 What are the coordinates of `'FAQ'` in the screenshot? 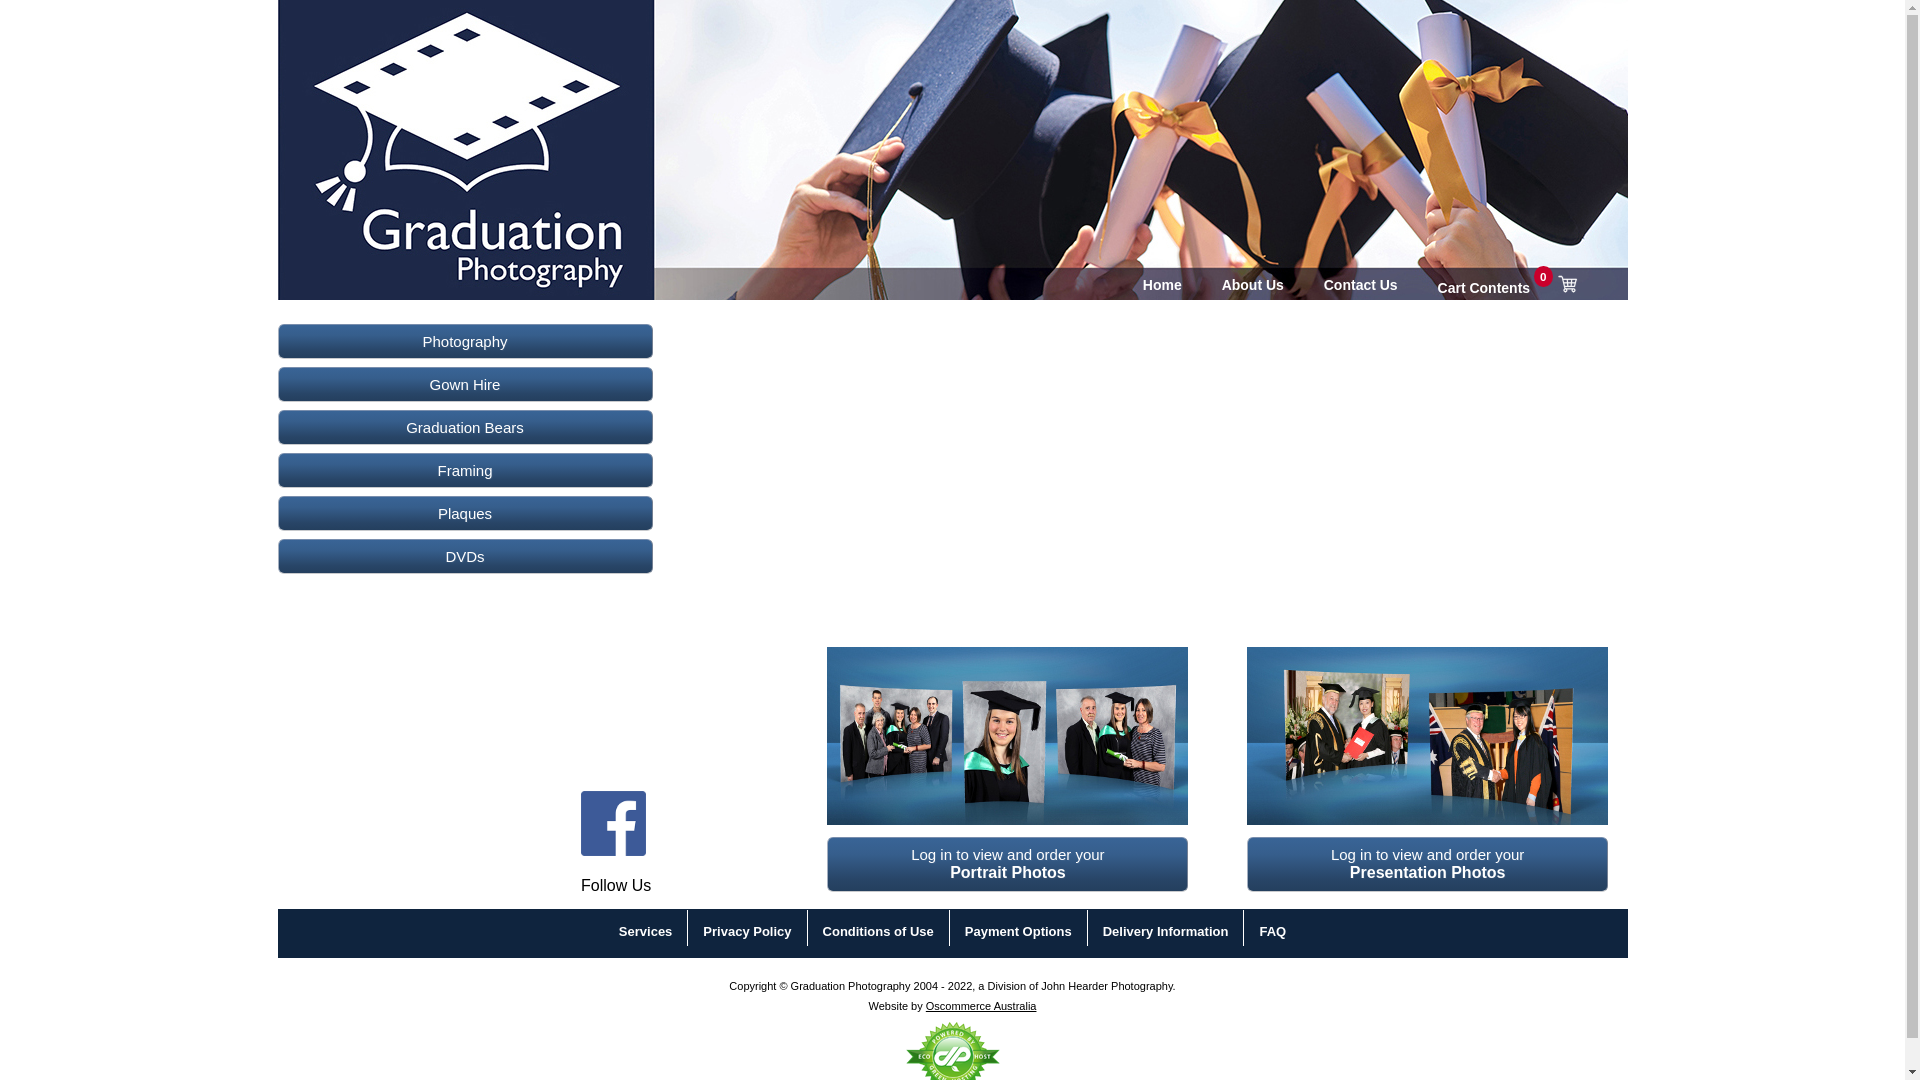 It's located at (1271, 931).